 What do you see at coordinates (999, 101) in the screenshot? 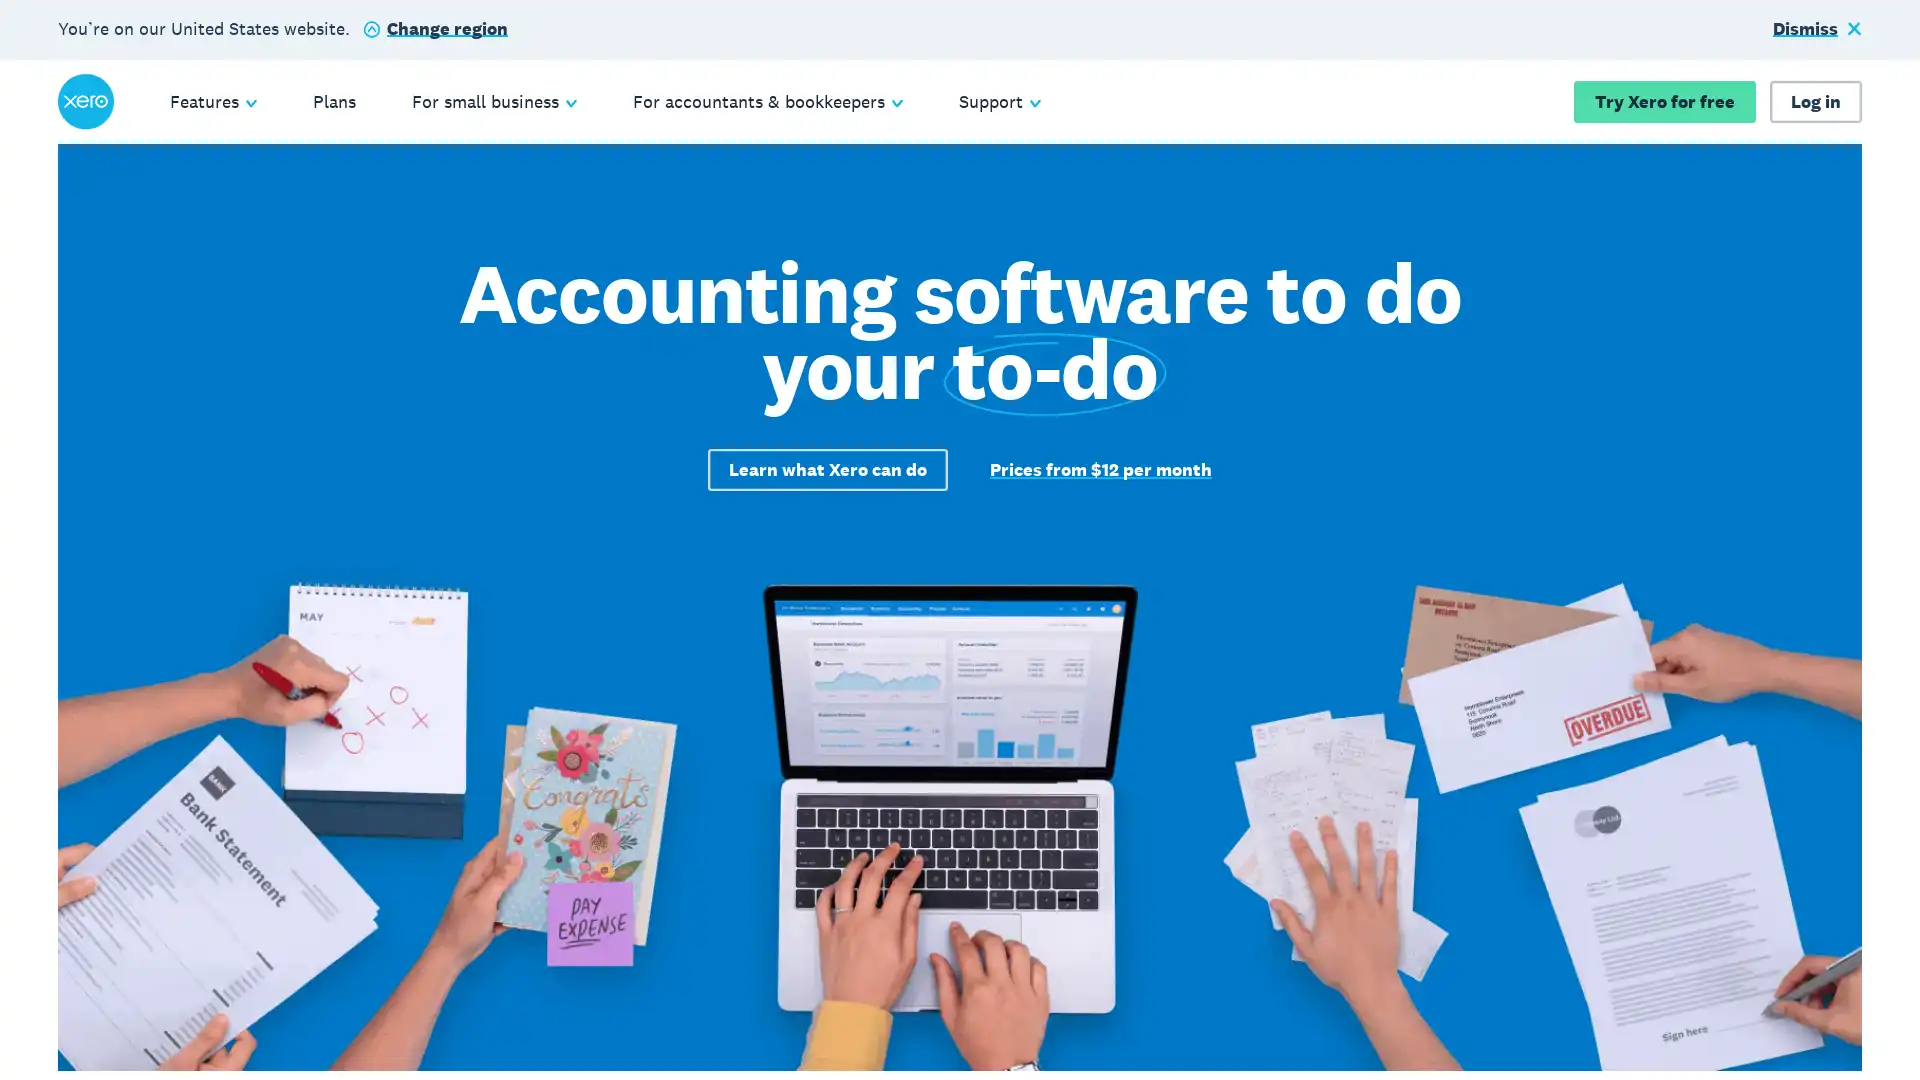
I see `Support` at bounding box center [999, 101].